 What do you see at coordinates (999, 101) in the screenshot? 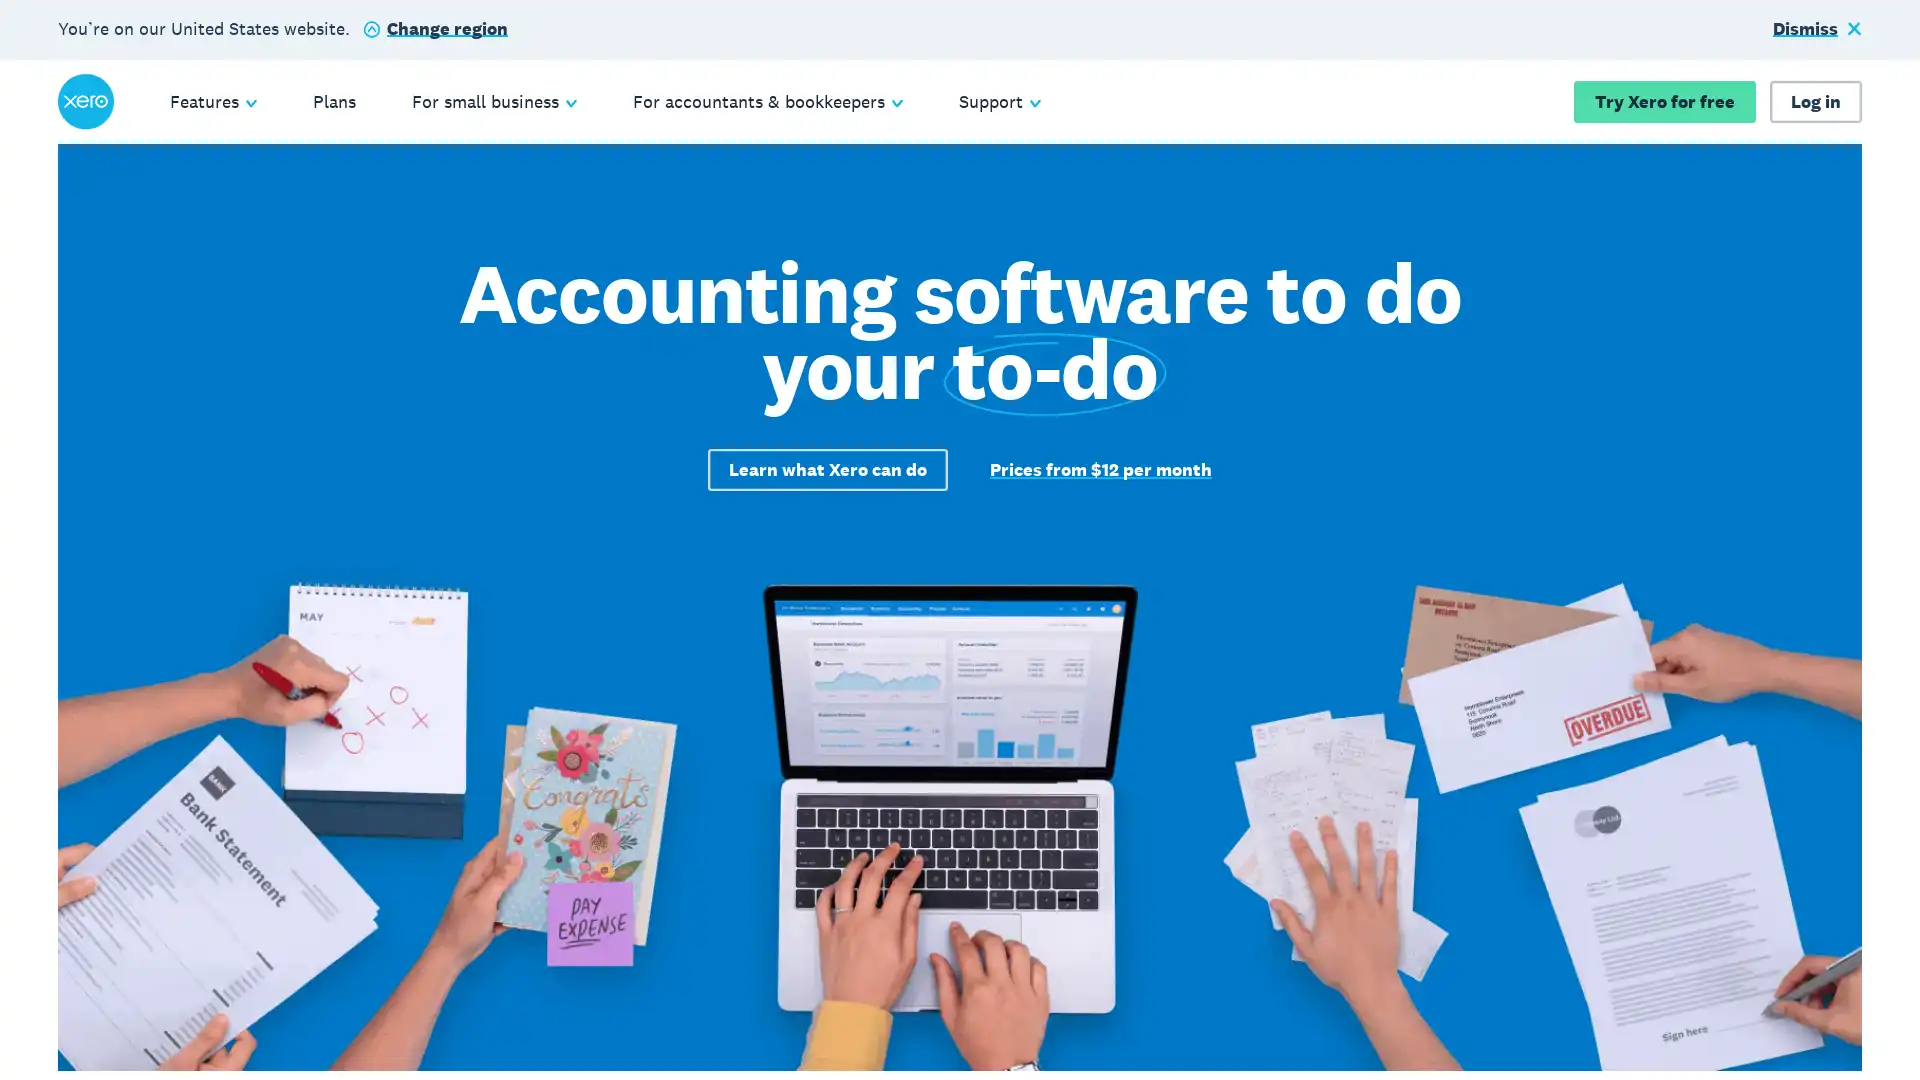
I see `Support` at bounding box center [999, 101].